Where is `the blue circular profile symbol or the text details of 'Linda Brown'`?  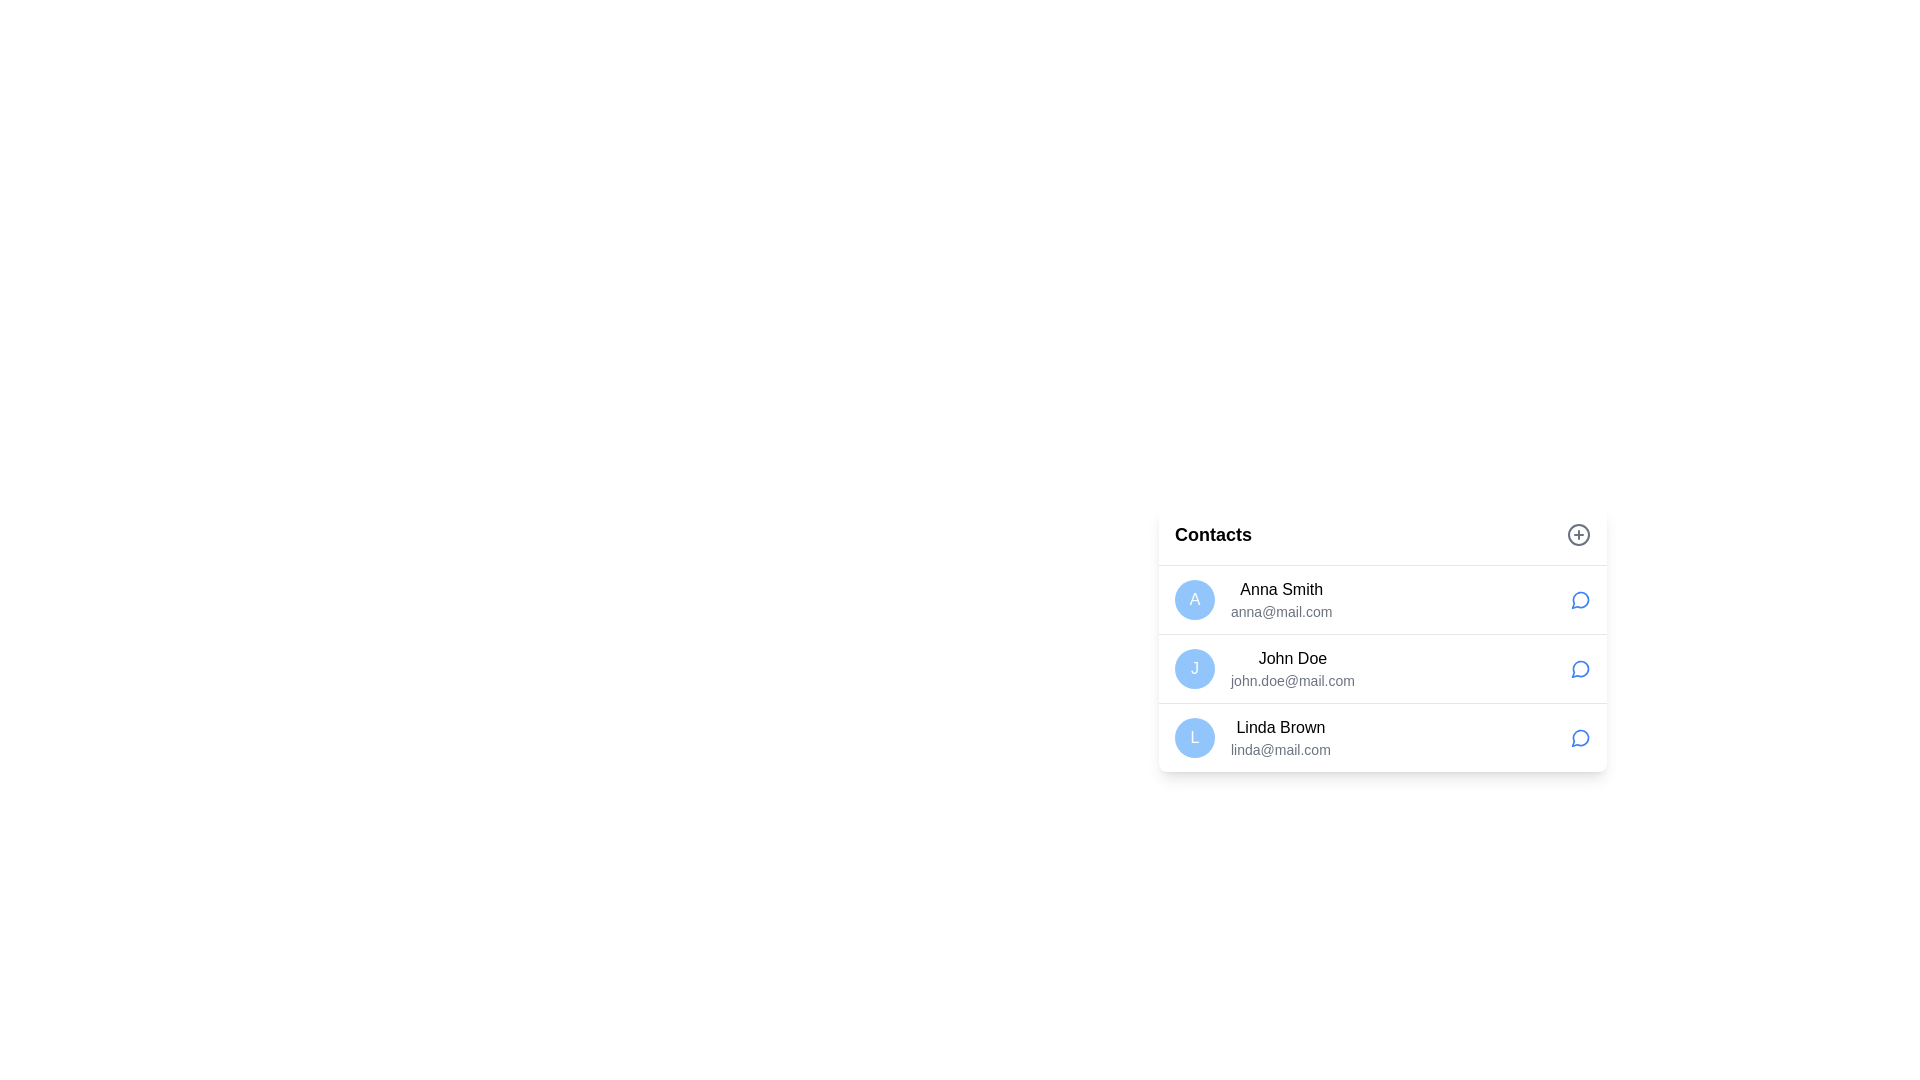 the blue circular profile symbol or the text details of 'Linda Brown' is located at coordinates (1251, 737).